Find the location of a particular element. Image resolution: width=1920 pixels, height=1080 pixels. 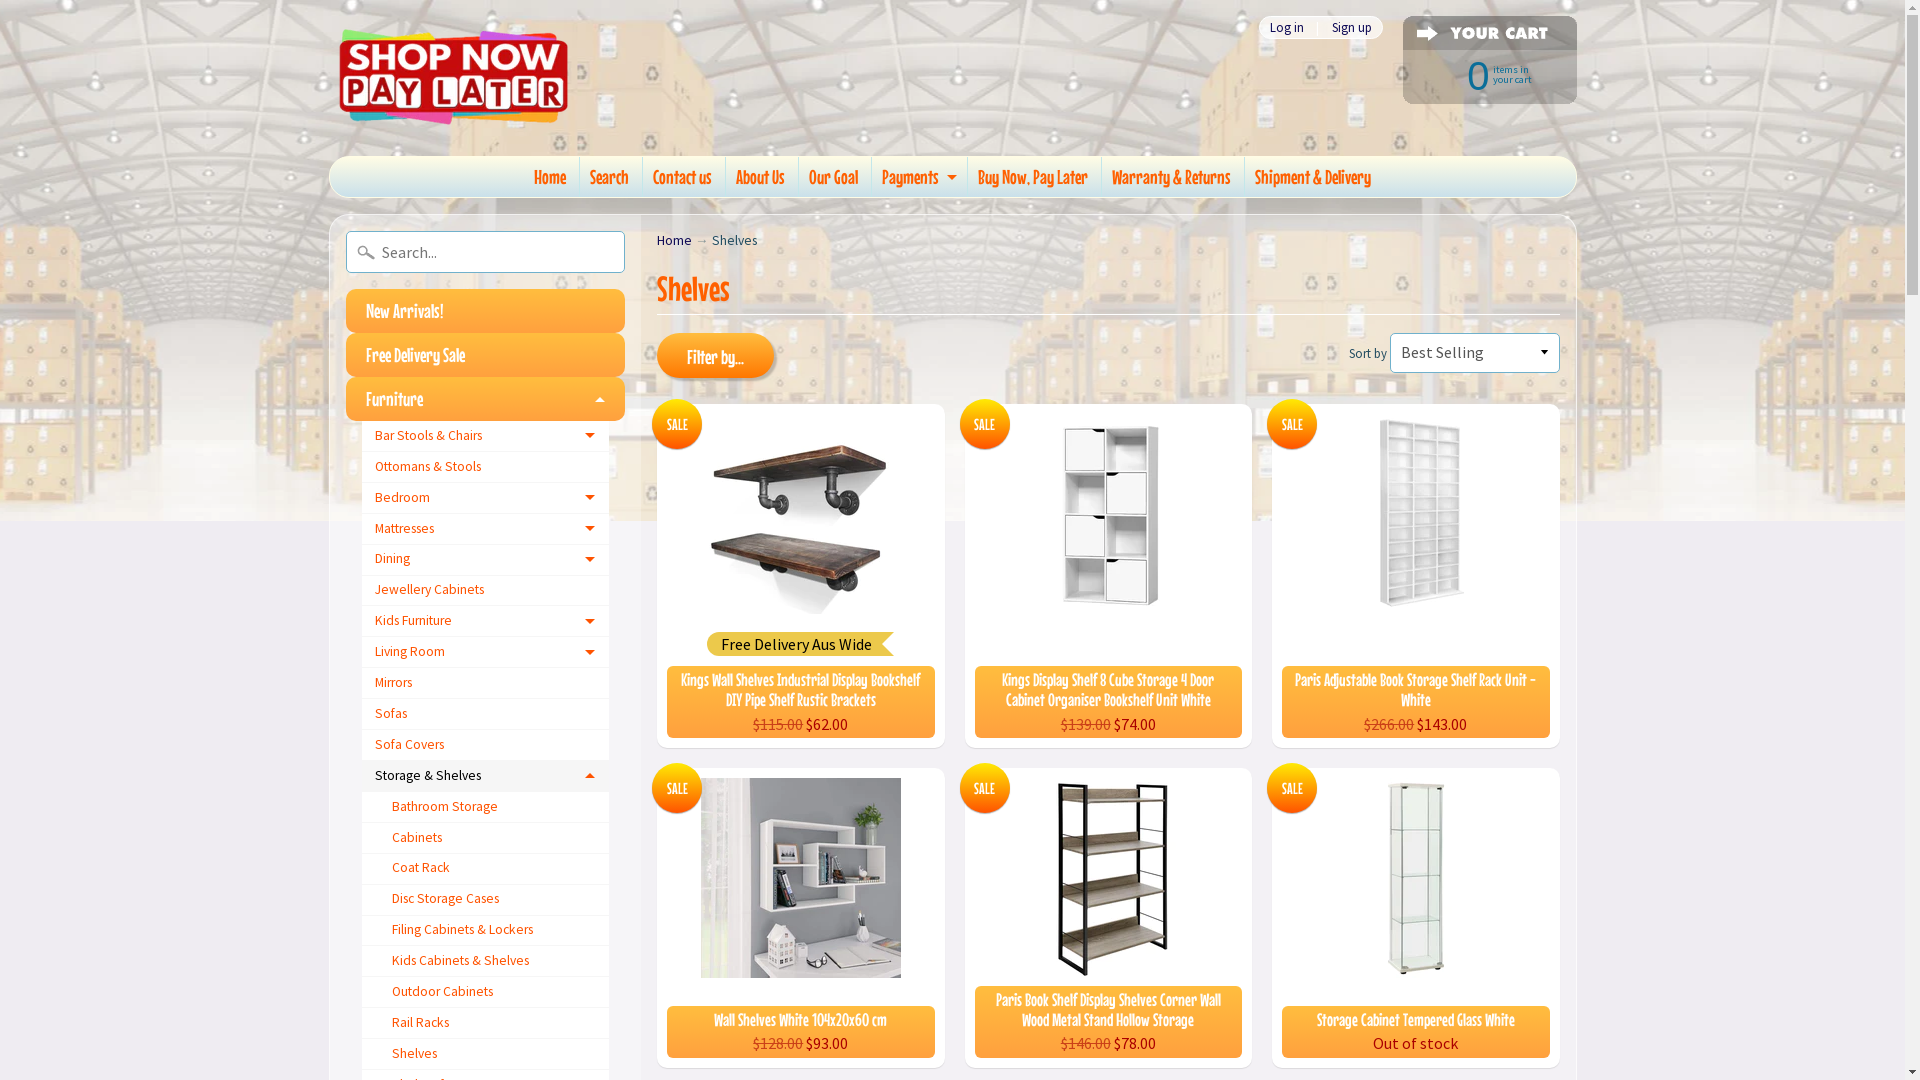

'Sofas' is located at coordinates (485, 713).